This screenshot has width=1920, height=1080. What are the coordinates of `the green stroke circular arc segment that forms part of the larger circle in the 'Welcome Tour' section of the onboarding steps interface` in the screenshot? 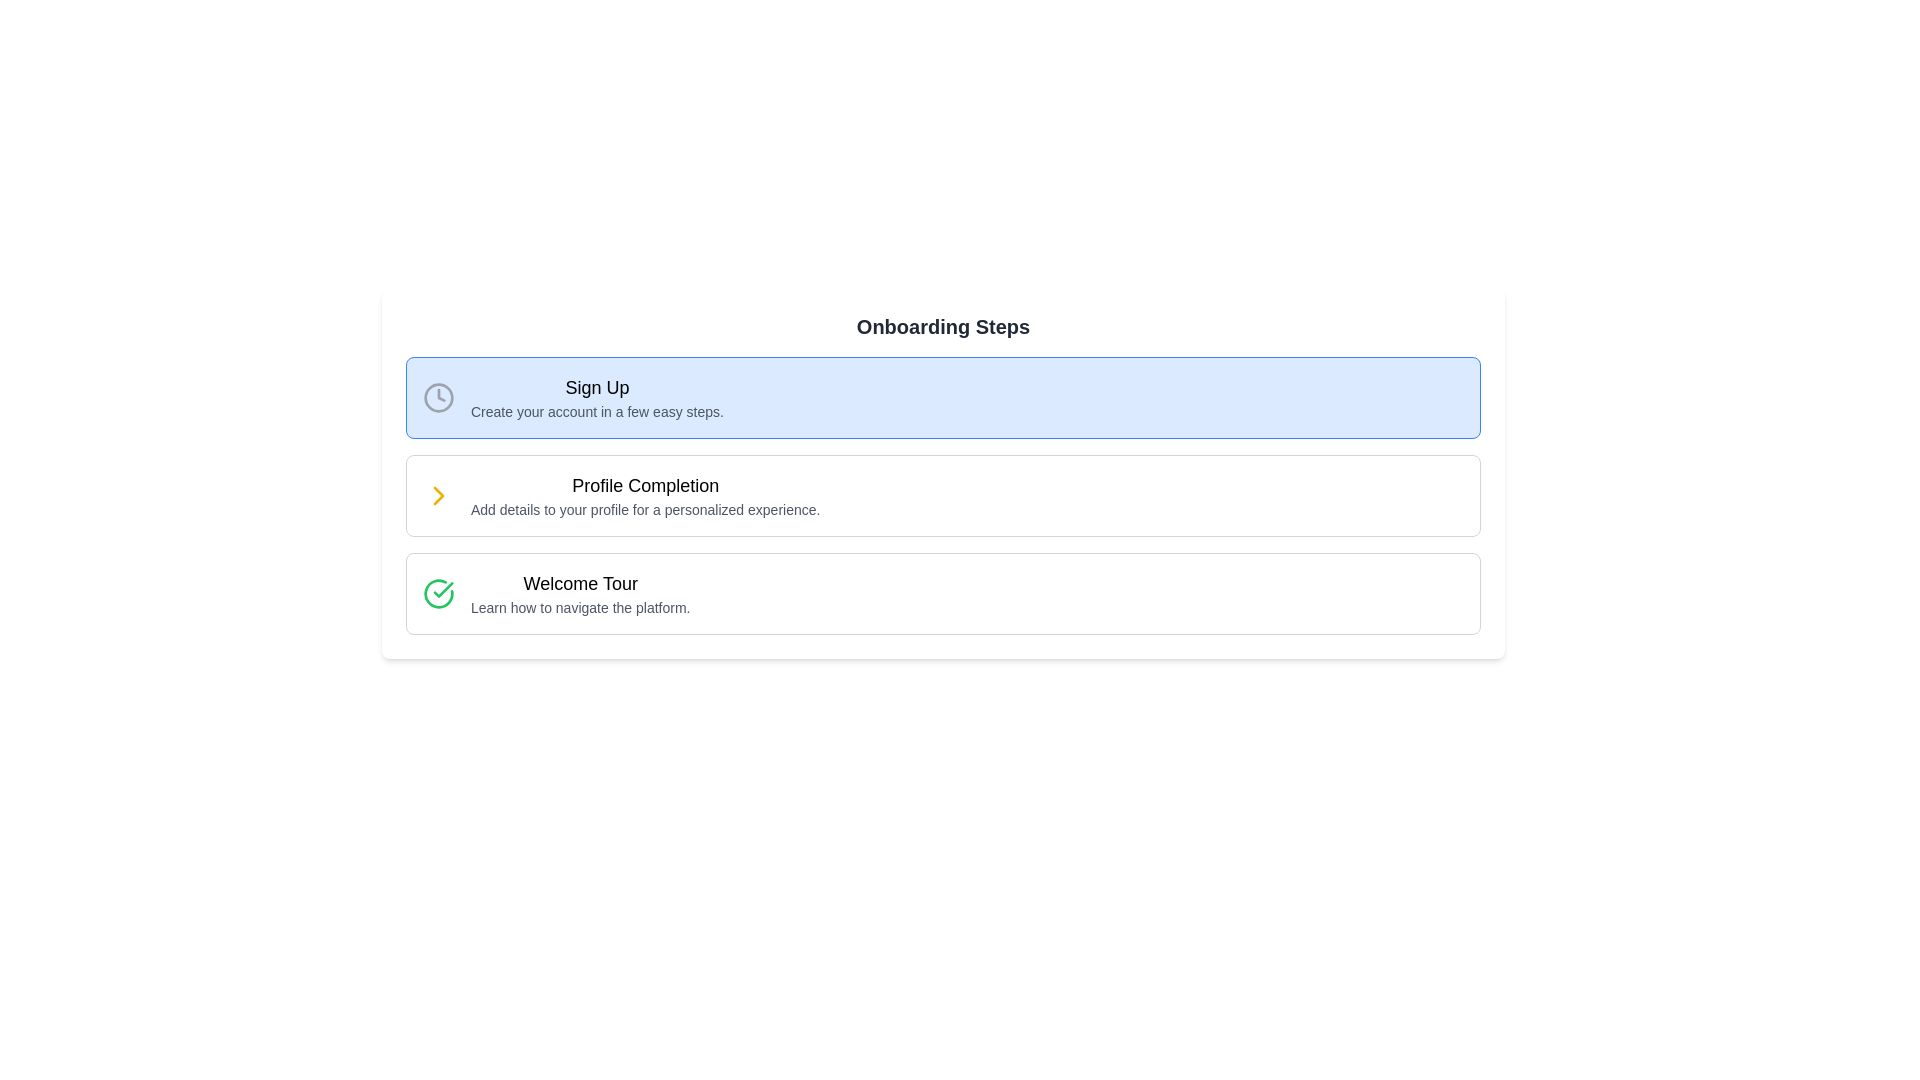 It's located at (437, 593).